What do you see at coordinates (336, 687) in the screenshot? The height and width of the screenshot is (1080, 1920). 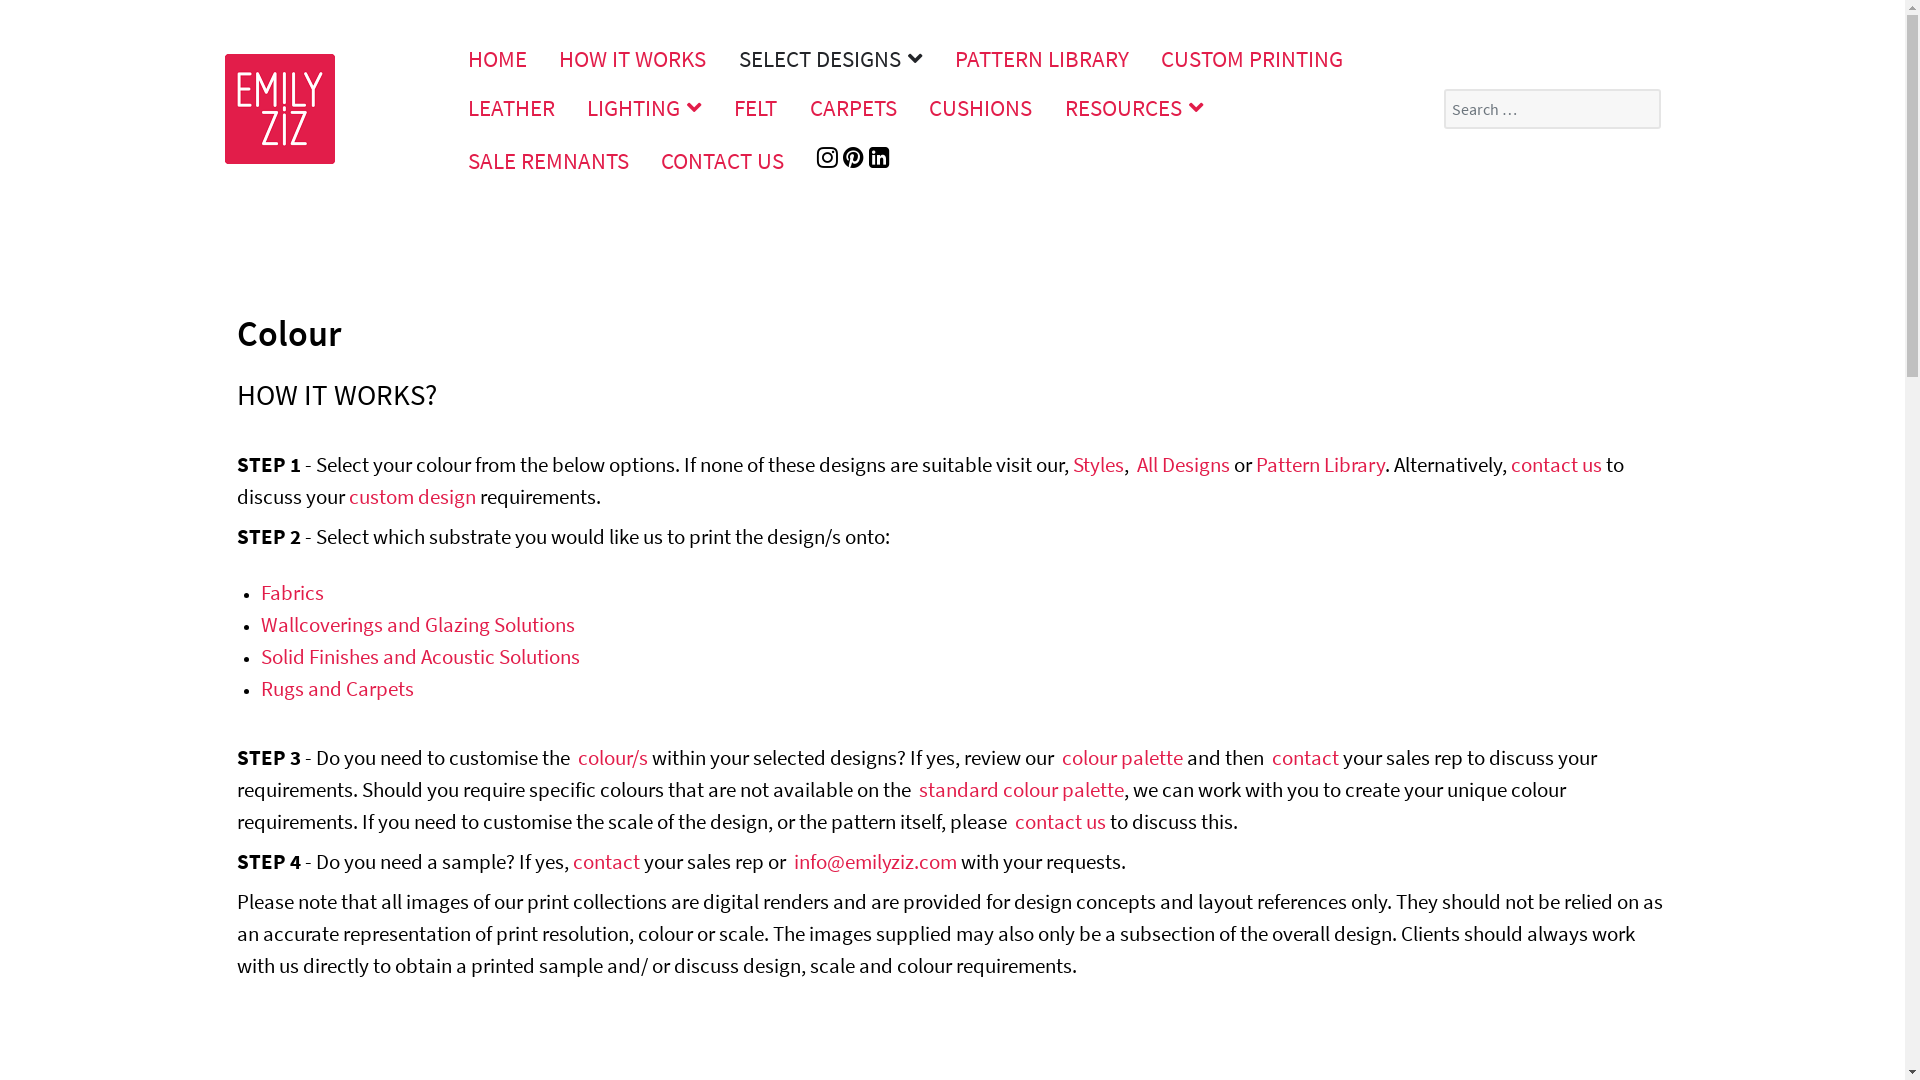 I see `'Rugs and Carpets'` at bounding box center [336, 687].